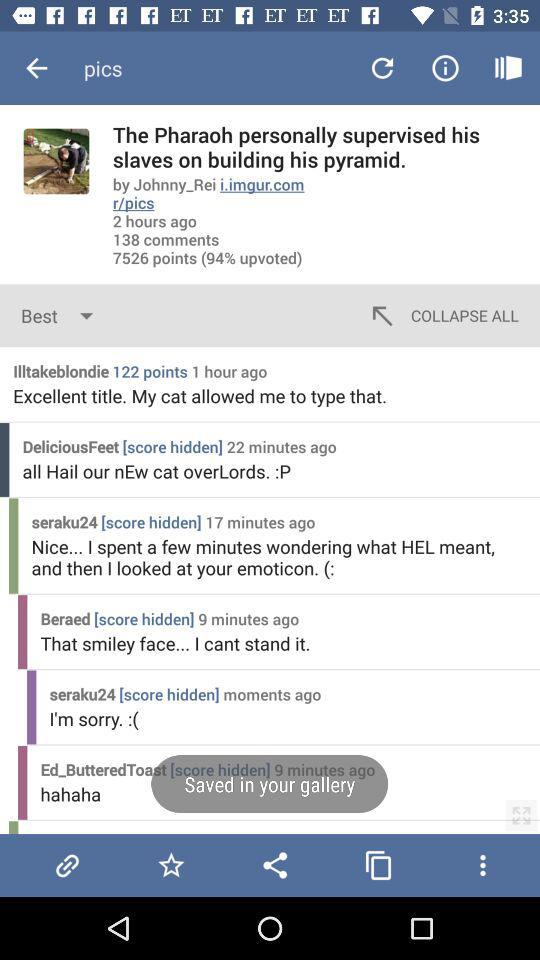  What do you see at coordinates (442, 315) in the screenshot?
I see `icon next to the best` at bounding box center [442, 315].